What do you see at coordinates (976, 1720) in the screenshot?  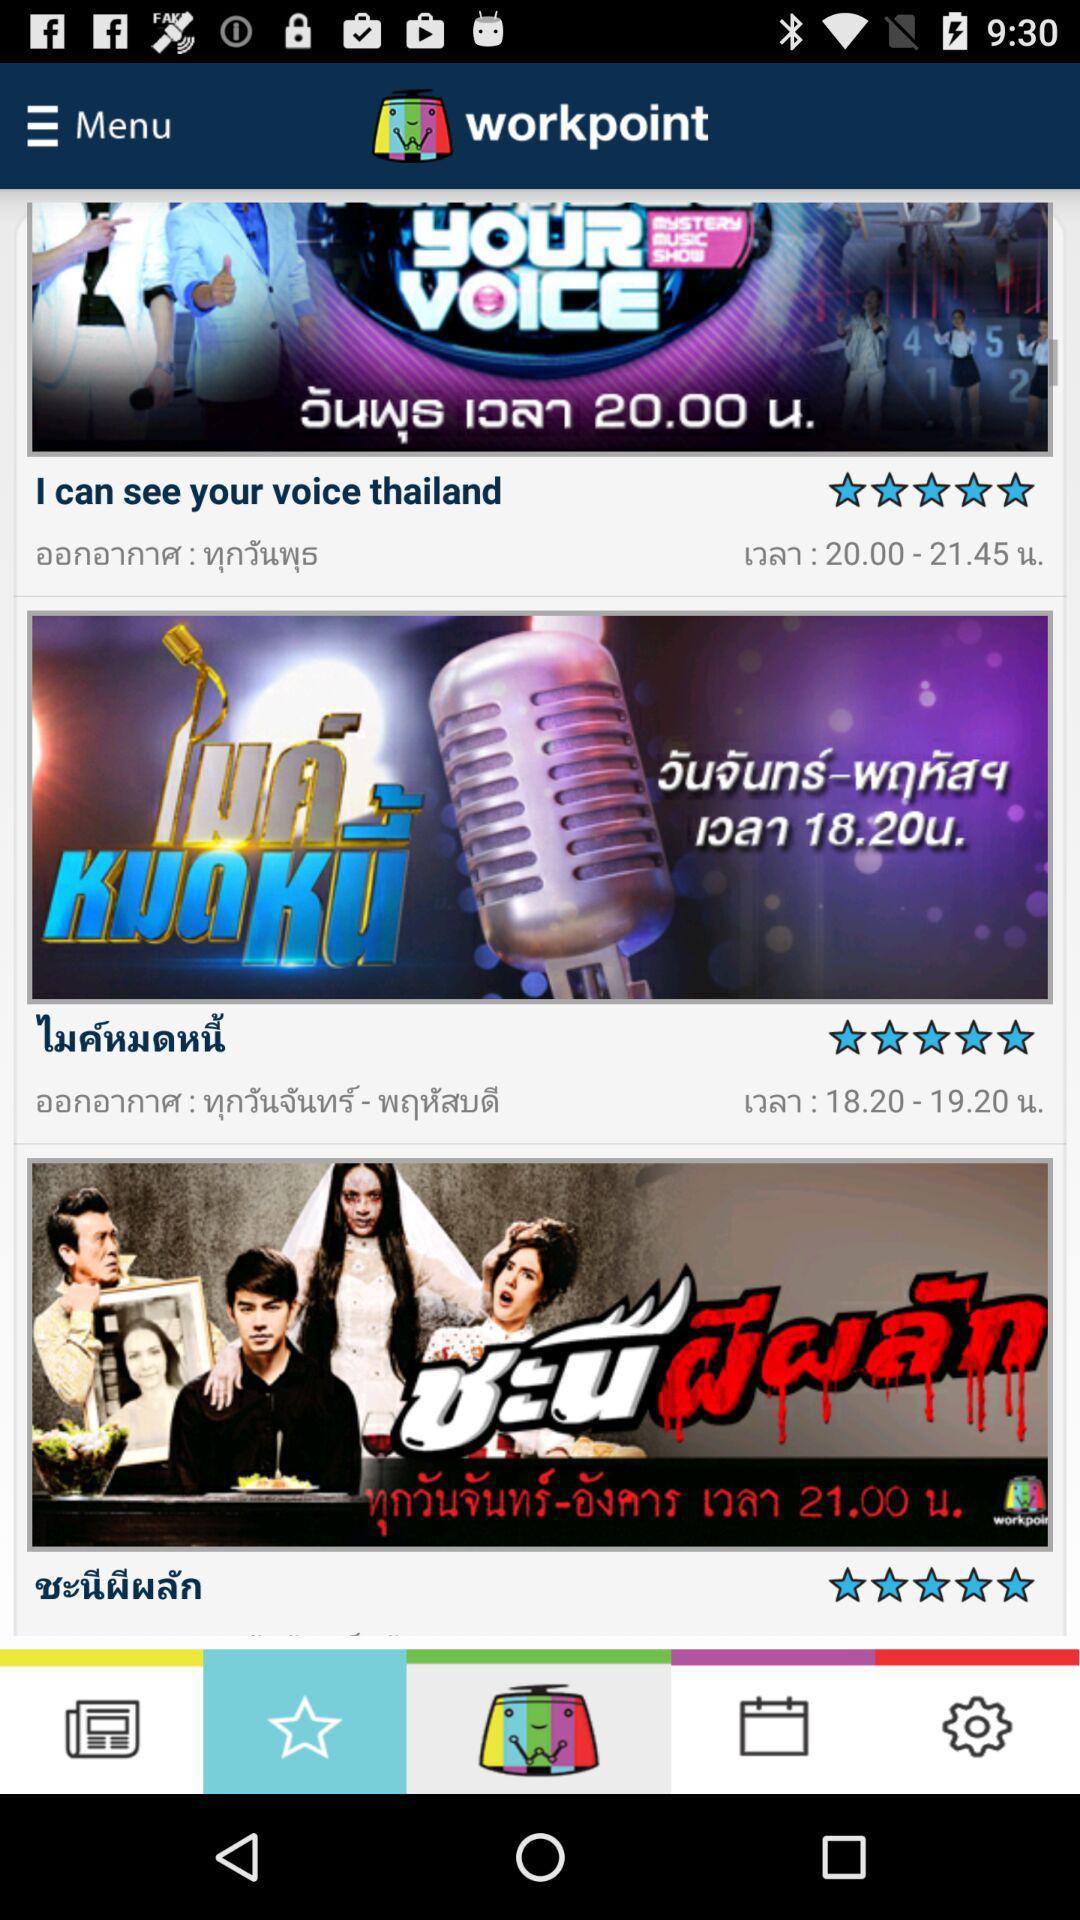 I see `settings option` at bounding box center [976, 1720].